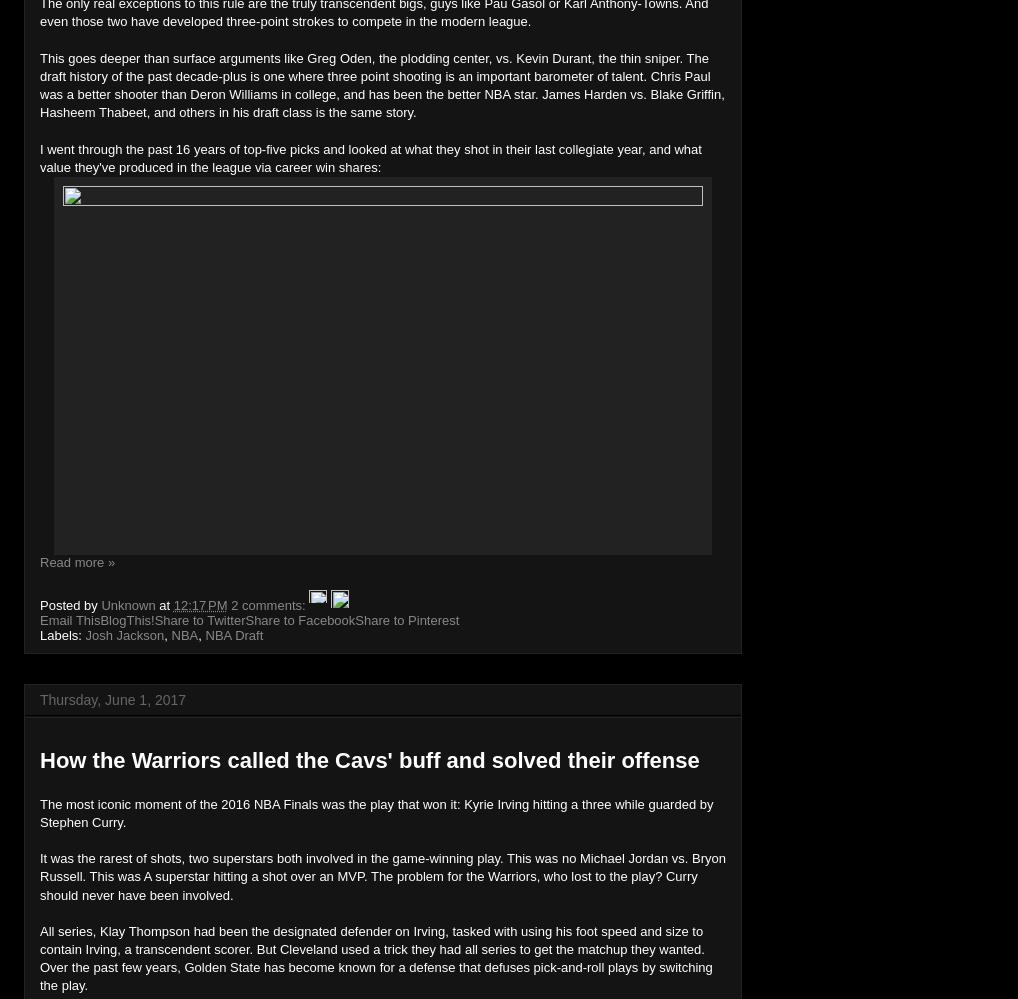  What do you see at coordinates (269, 604) in the screenshot?
I see `'2 comments:'` at bounding box center [269, 604].